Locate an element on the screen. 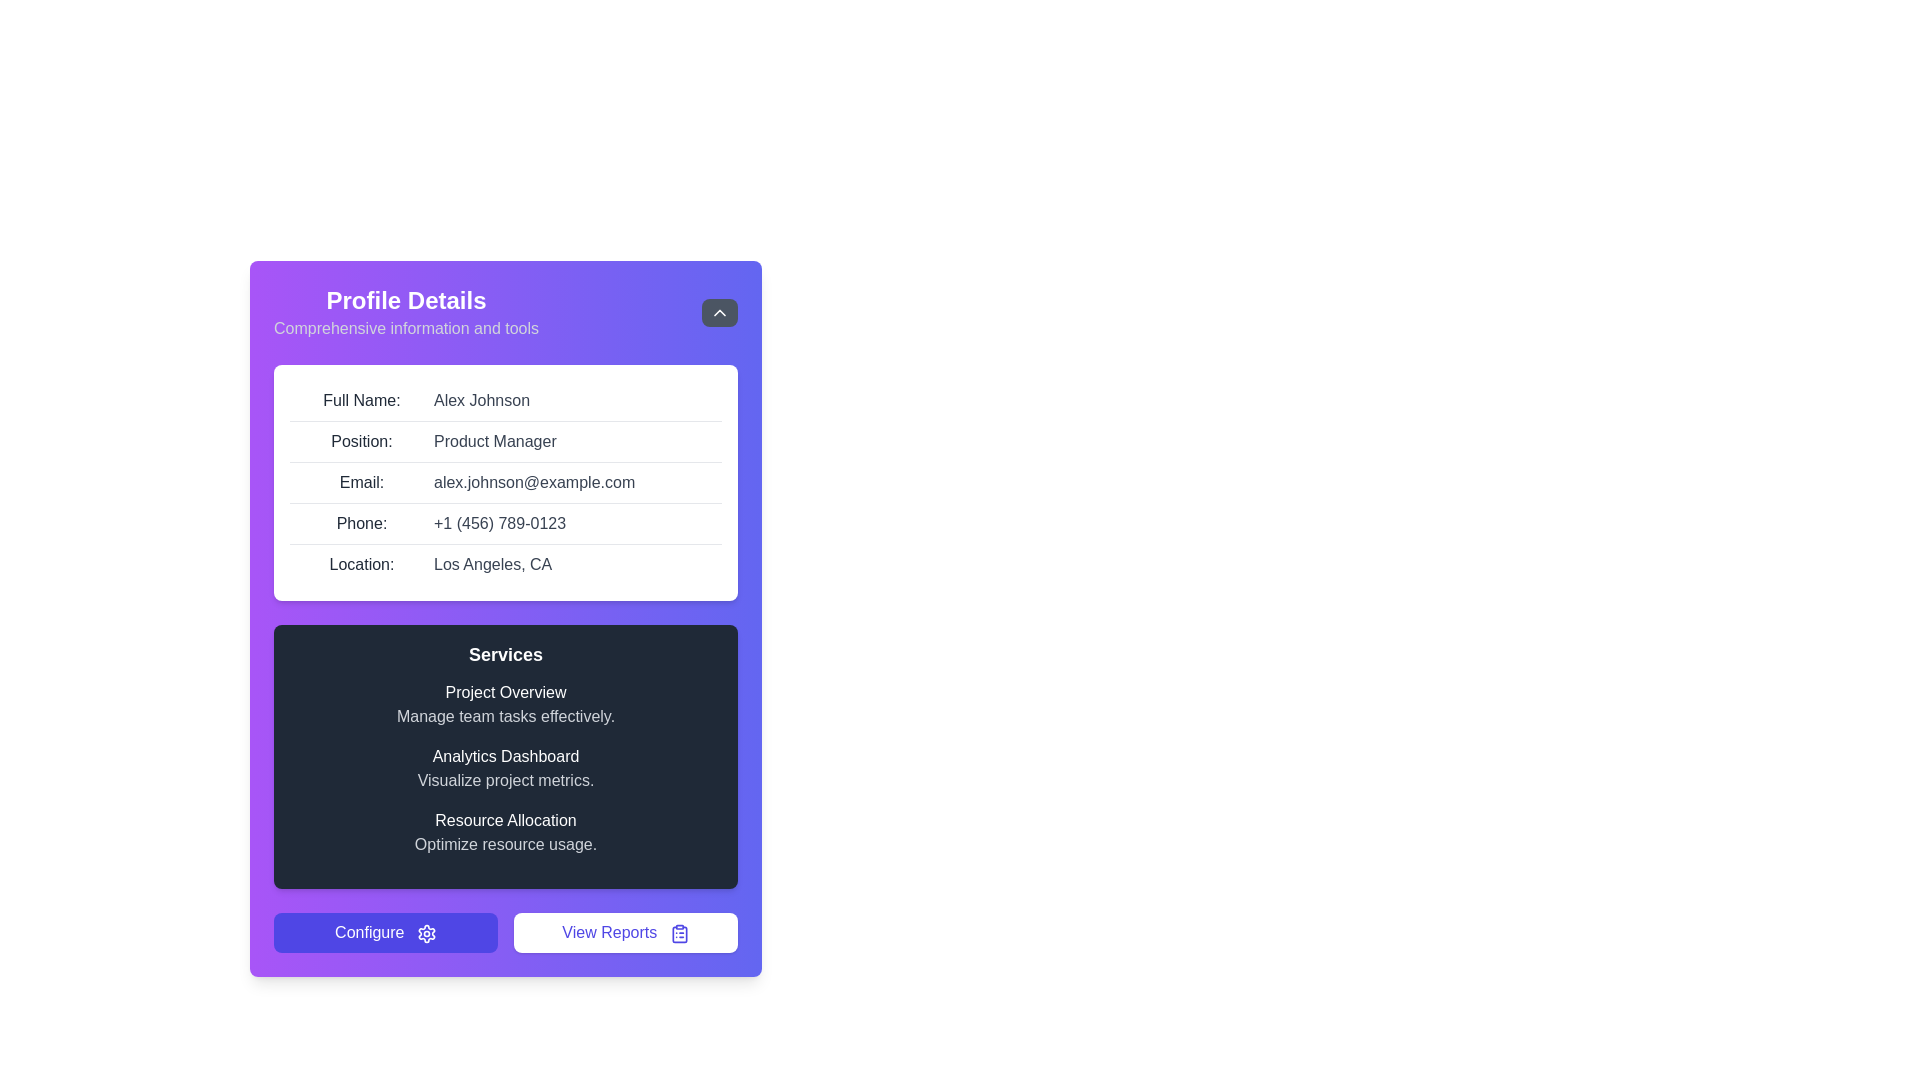 Image resolution: width=1920 pixels, height=1080 pixels. the text label displaying the geographical reference 'Los Angeles, CA', which is positioned to the right of the label 'Location:' in the details section of the user profile is located at coordinates (493, 564).